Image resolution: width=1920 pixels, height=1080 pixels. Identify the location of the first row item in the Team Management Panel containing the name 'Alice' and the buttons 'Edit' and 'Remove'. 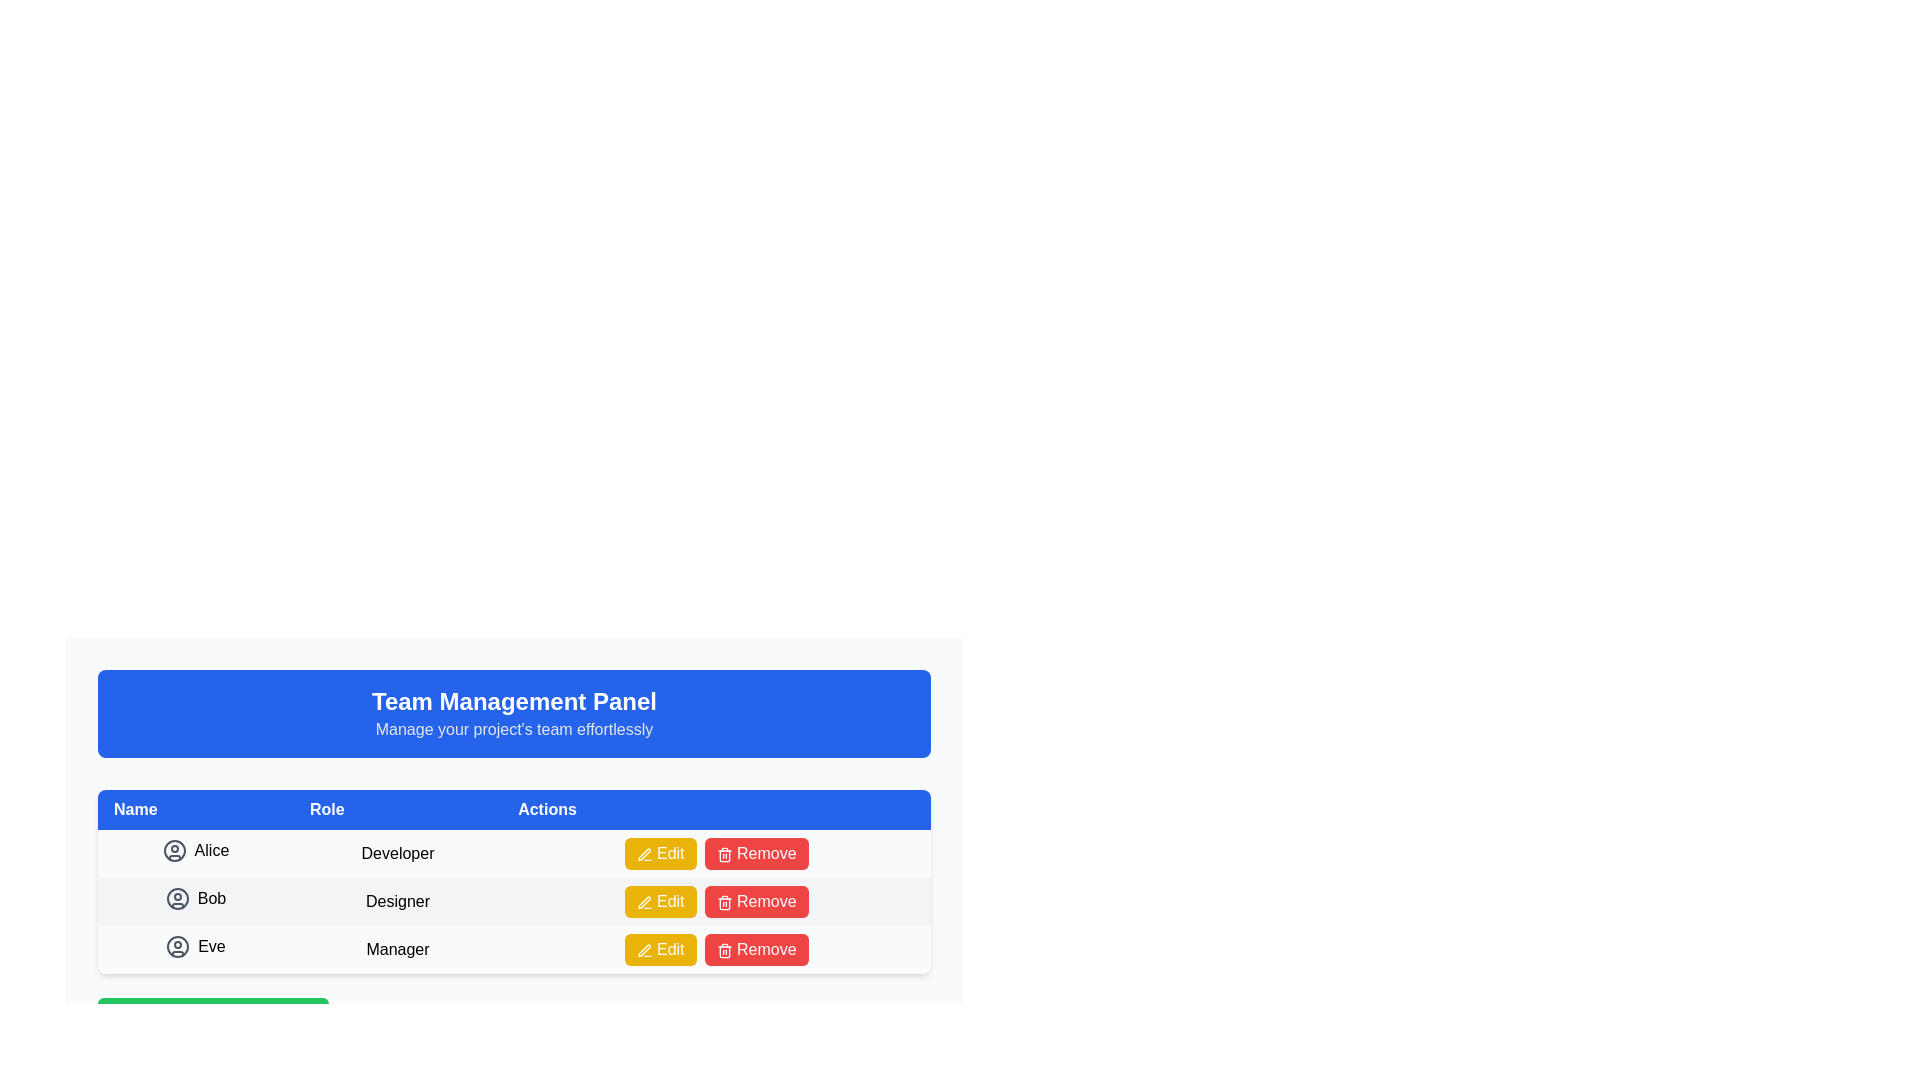
(514, 853).